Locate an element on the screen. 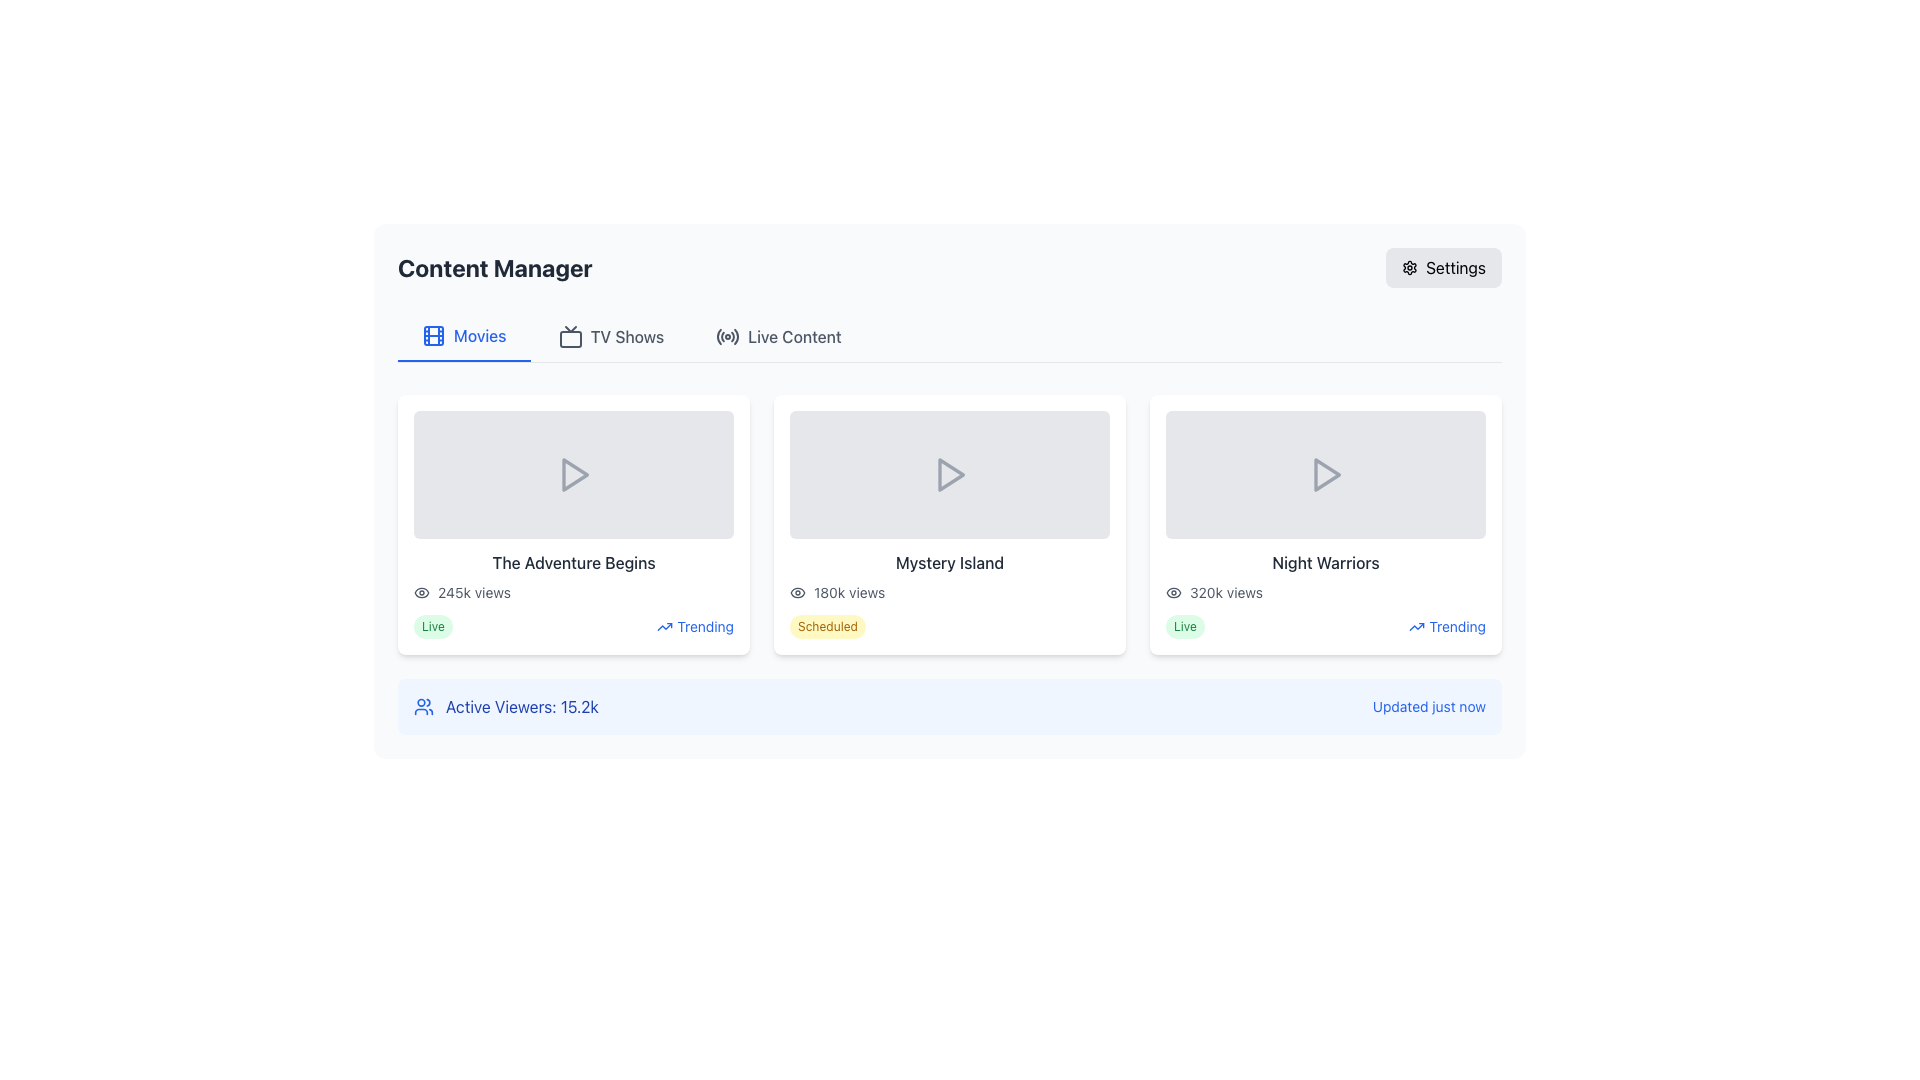 The height and width of the screenshot is (1080, 1920). the third button on the horizontal navigation bar is located at coordinates (777, 335).